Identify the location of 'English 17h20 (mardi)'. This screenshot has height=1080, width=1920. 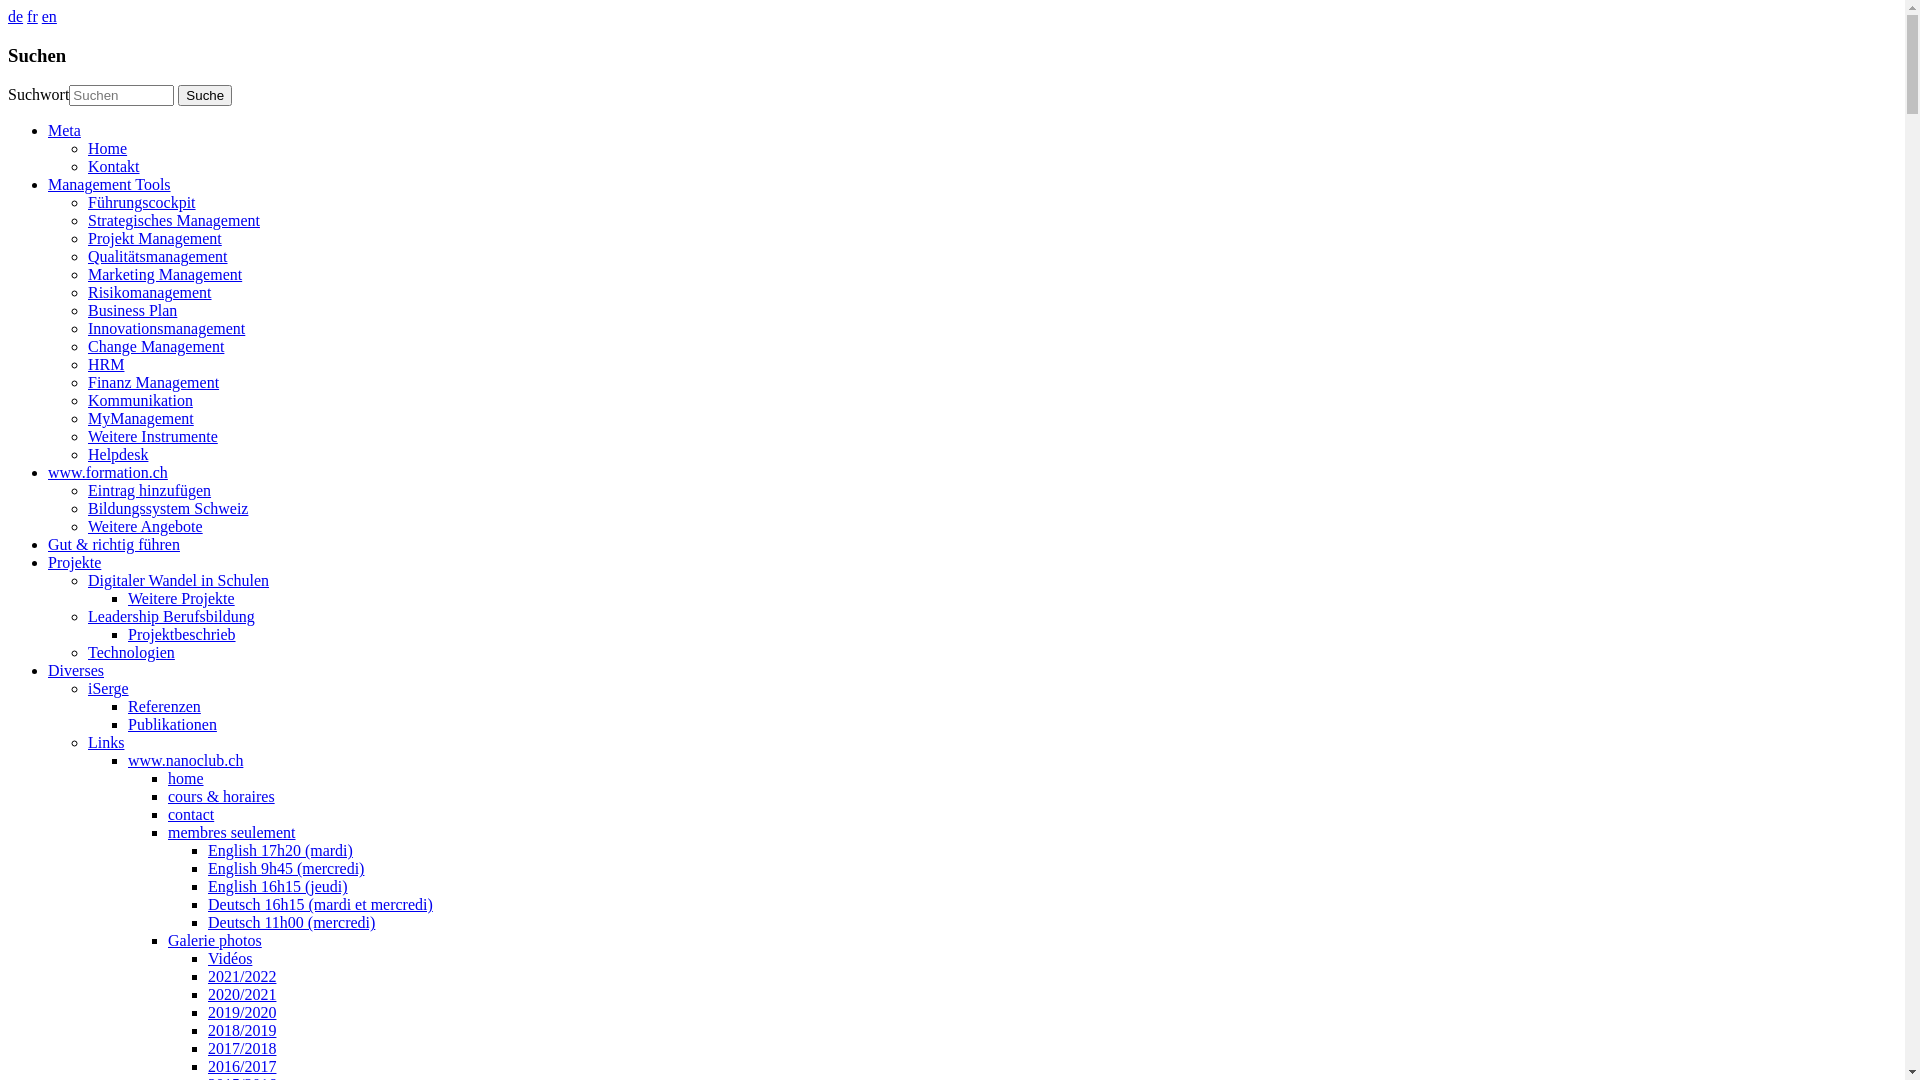
(279, 850).